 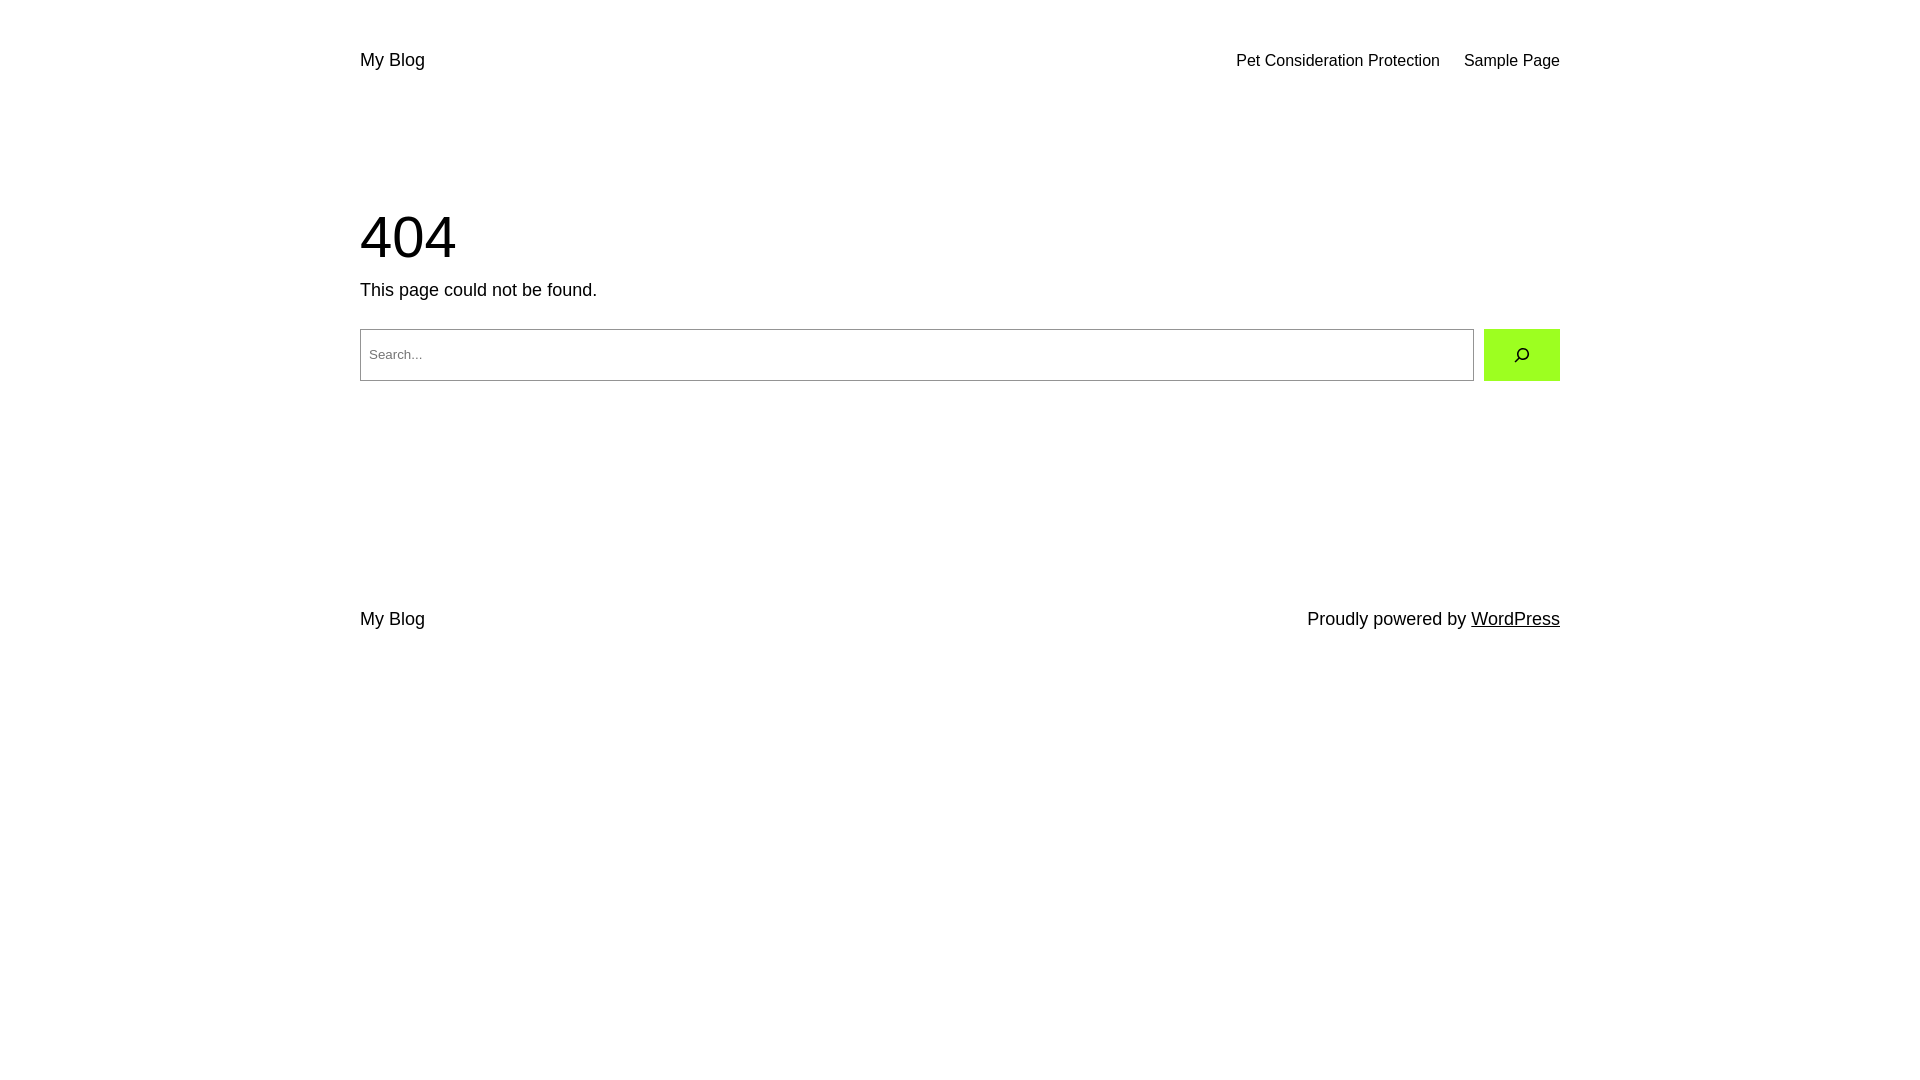 I want to click on 'Sample Page', so click(x=1464, y=60).